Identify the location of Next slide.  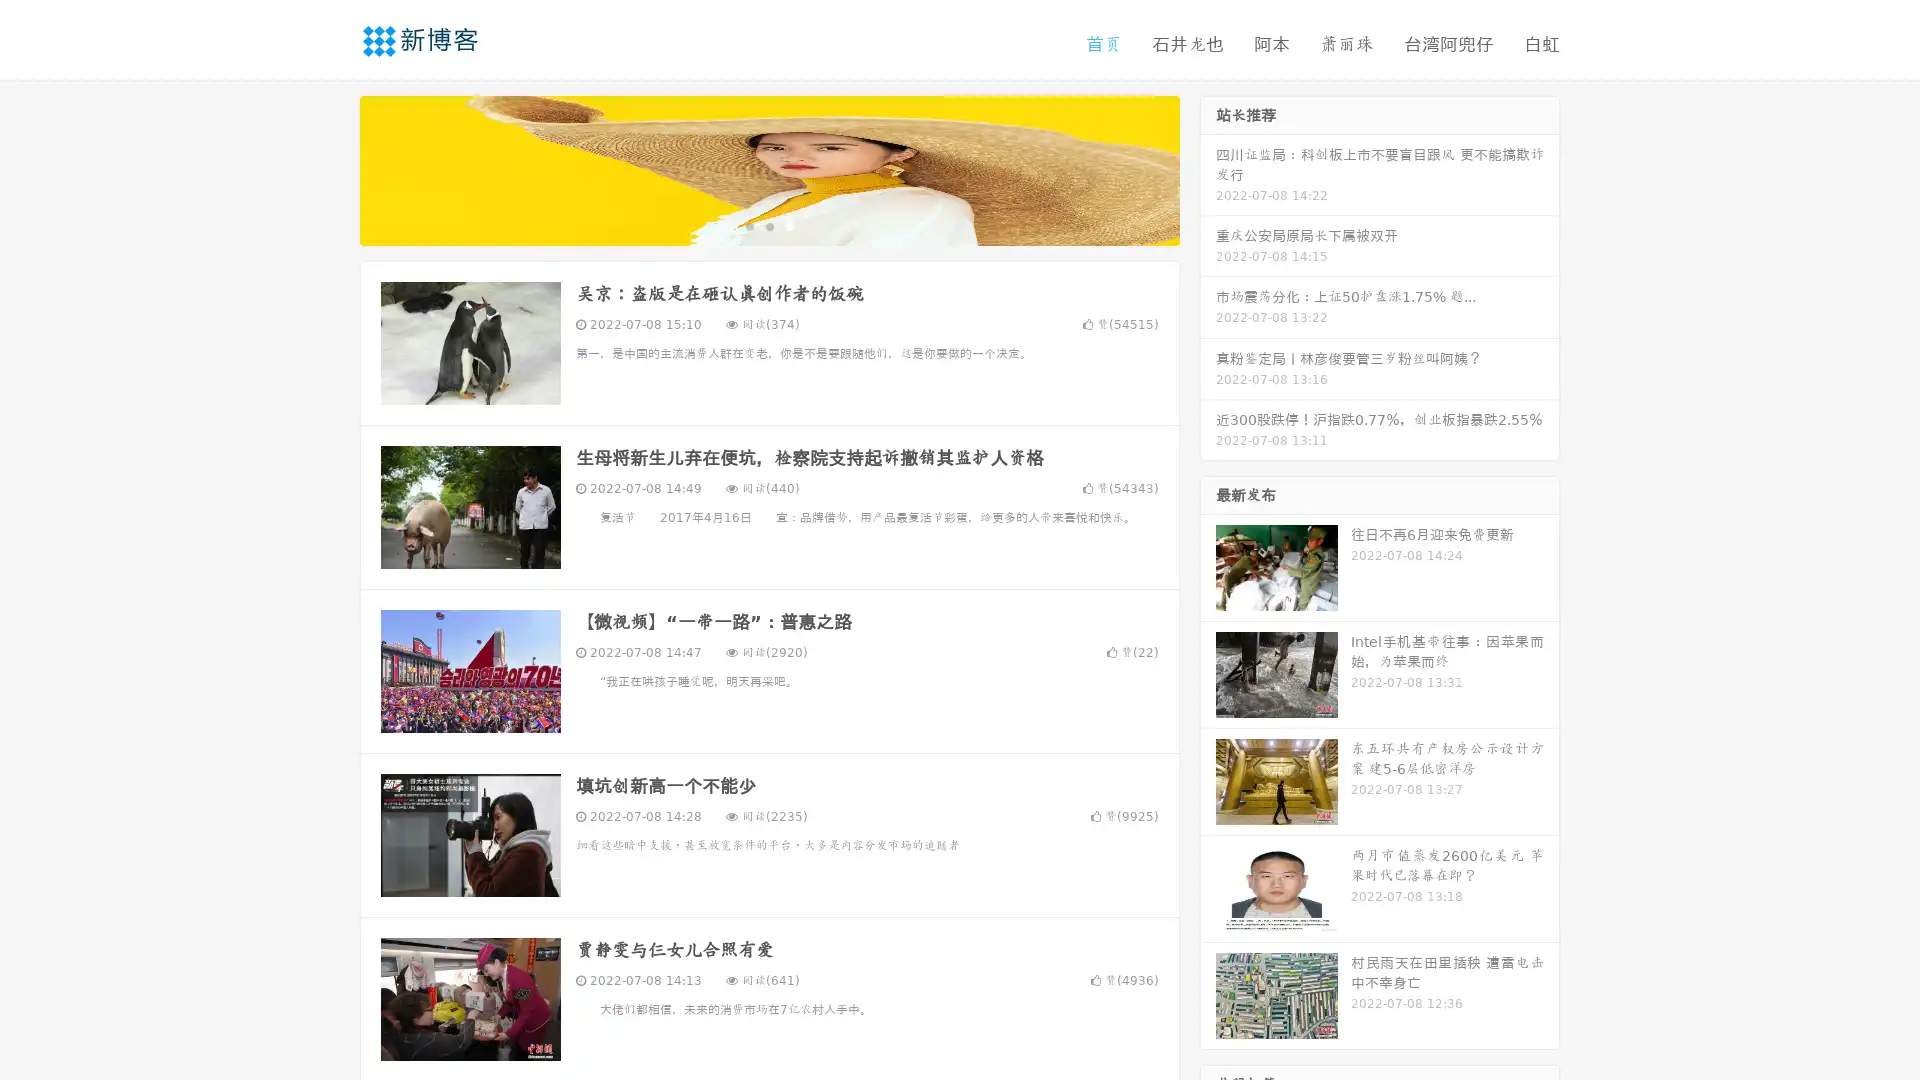
(1208, 168).